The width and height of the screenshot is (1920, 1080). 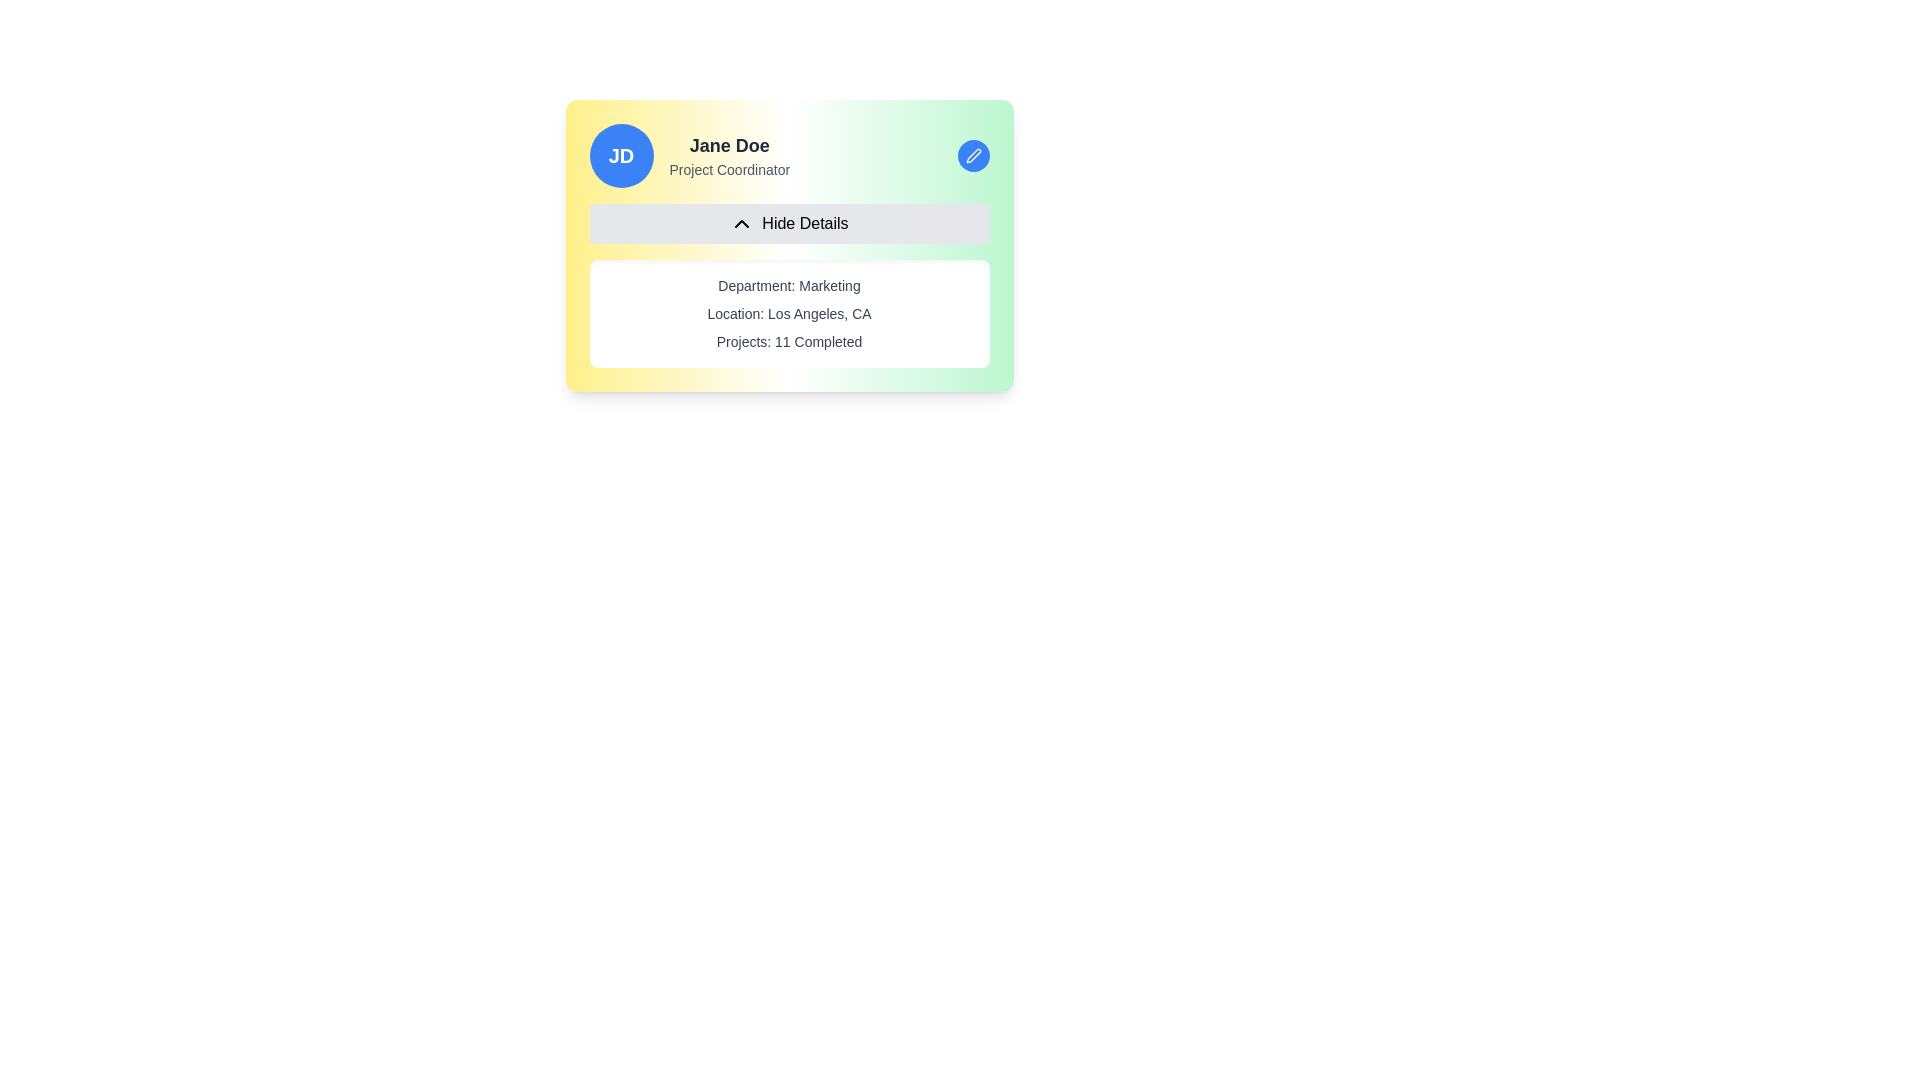 I want to click on the static text label that provides information about the role or title of 'Jane Doe', so click(x=728, y=168).